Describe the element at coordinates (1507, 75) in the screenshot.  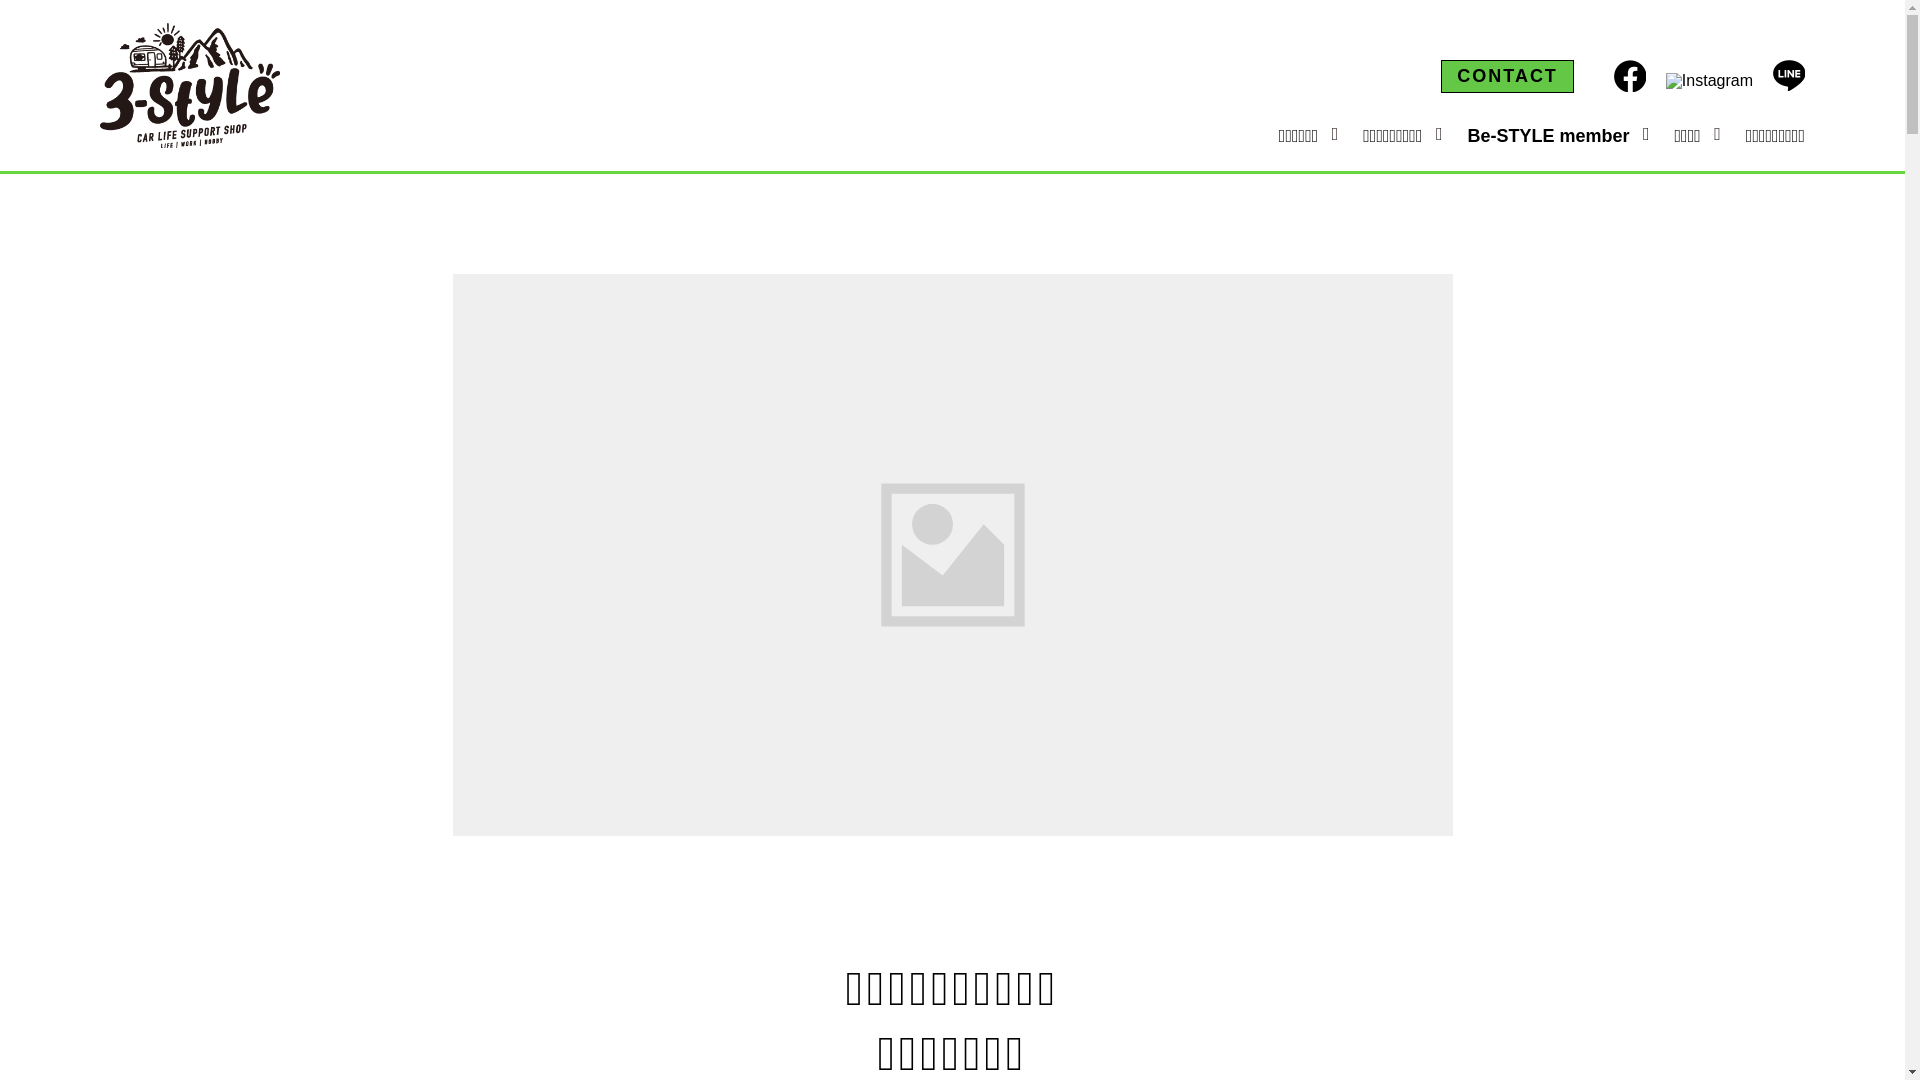
I see `'CONTACT'` at that location.